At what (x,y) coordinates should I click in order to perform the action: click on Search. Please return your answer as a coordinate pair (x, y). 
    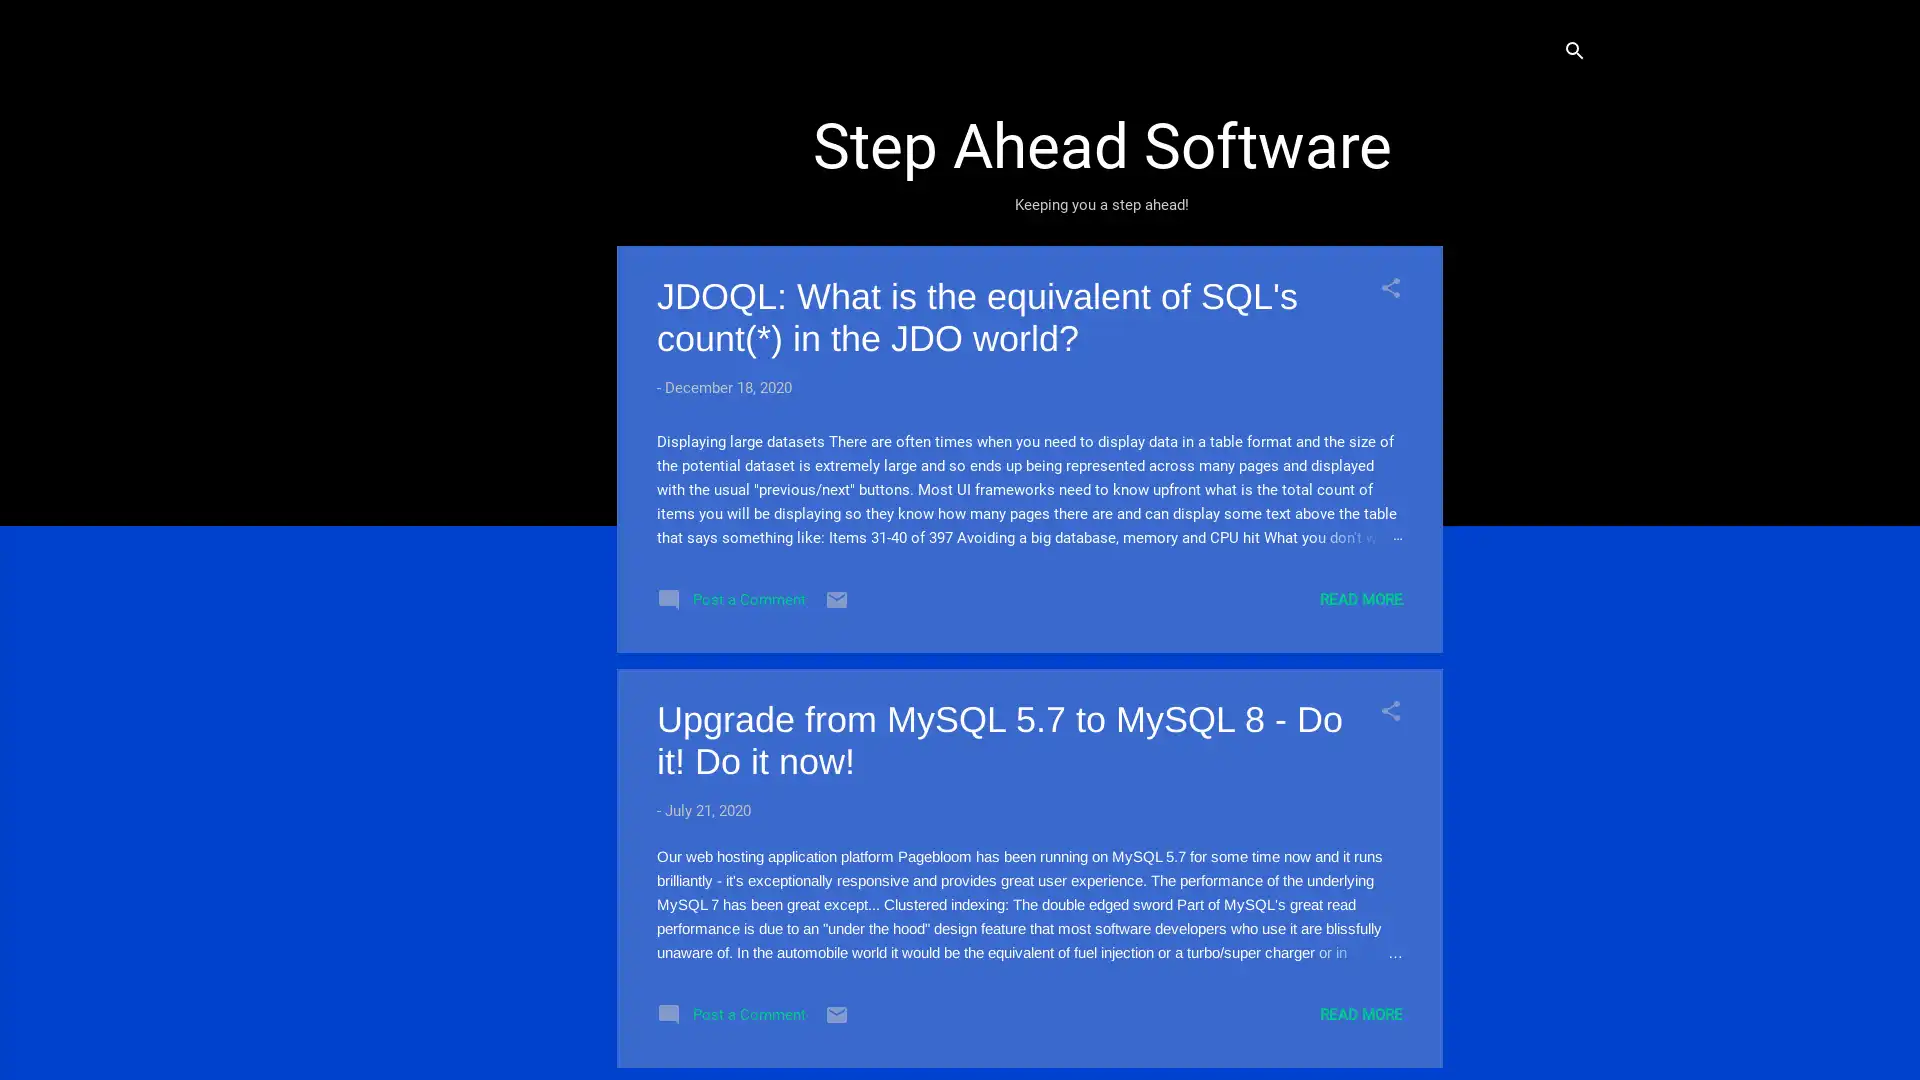
    Looking at the image, I should click on (1573, 53).